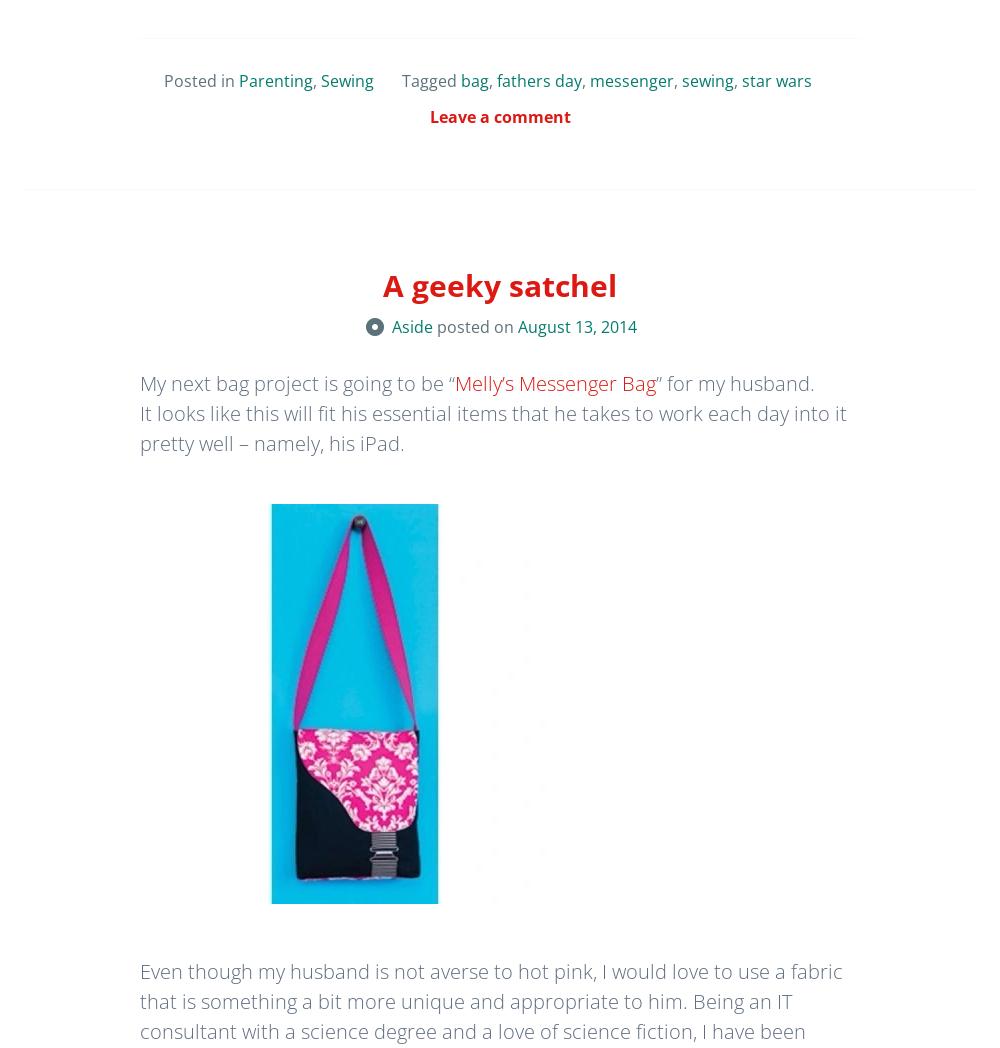 The image size is (1000, 1048). Describe the element at coordinates (476, 326) in the screenshot. I see `'posted on'` at that location.